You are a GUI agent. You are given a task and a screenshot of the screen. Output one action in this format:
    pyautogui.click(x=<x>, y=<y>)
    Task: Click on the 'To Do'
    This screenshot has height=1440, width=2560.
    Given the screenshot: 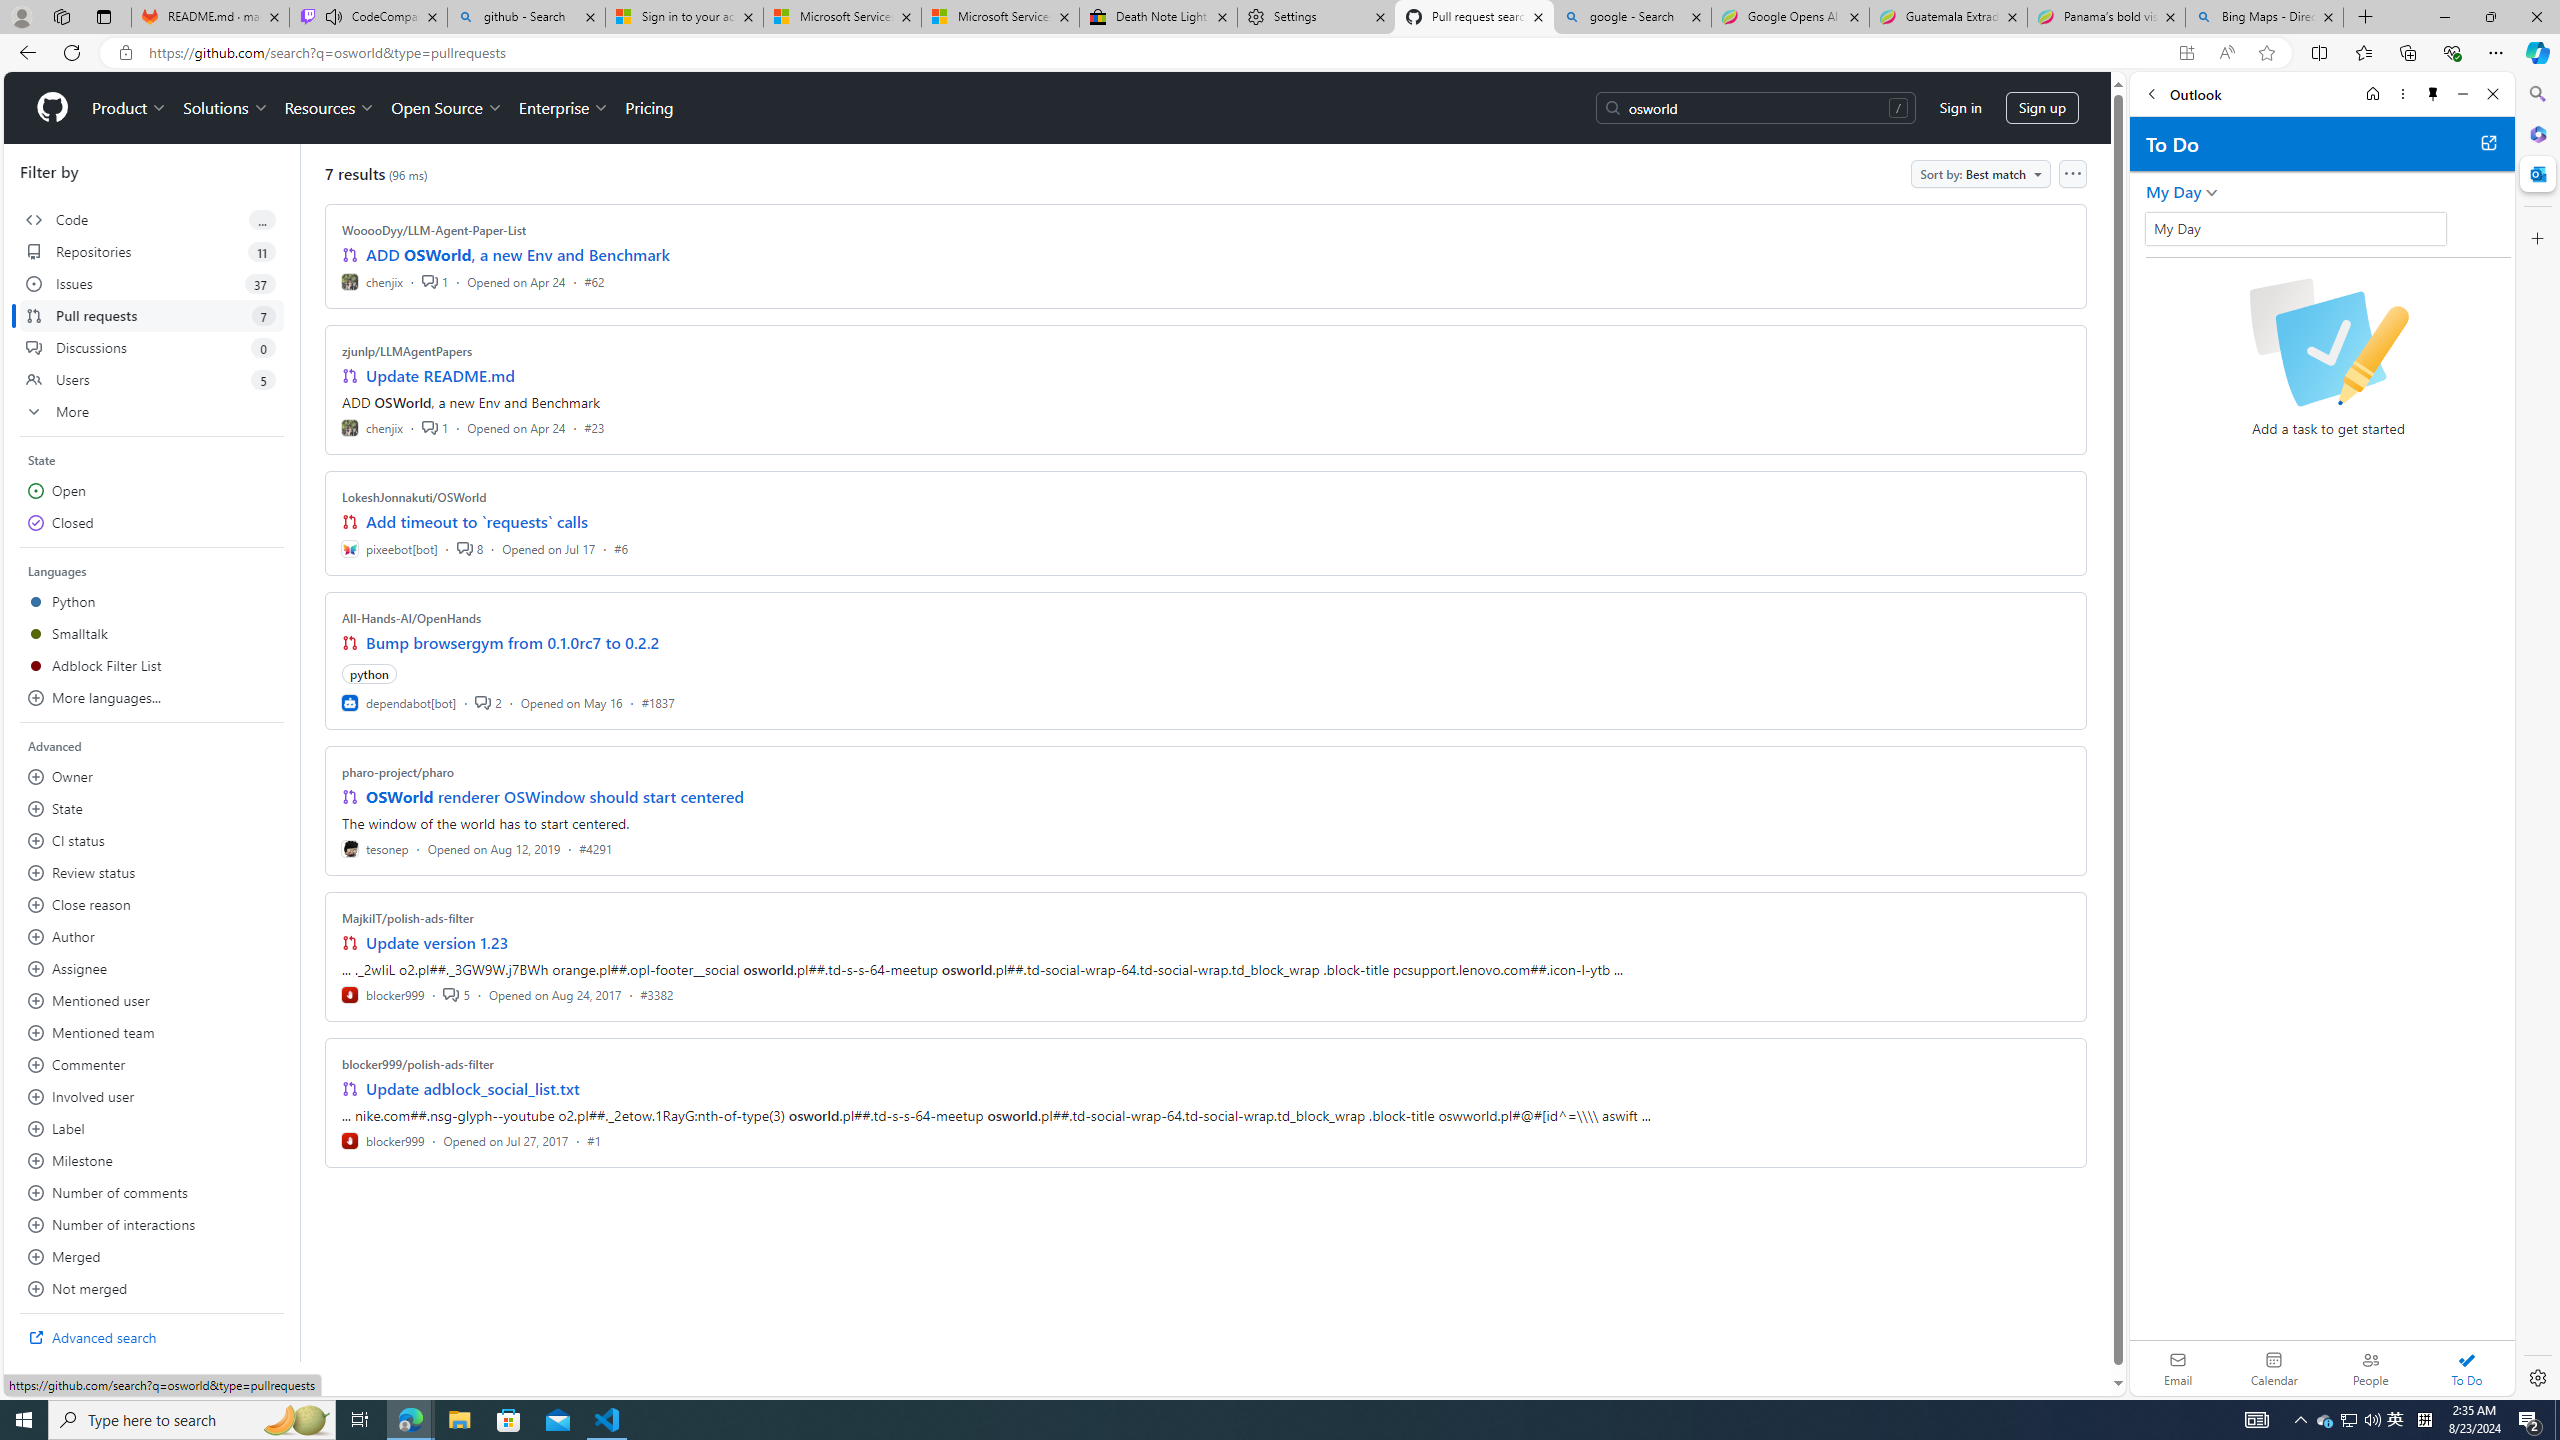 What is the action you would take?
    pyautogui.click(x=2466, y=1367)
    